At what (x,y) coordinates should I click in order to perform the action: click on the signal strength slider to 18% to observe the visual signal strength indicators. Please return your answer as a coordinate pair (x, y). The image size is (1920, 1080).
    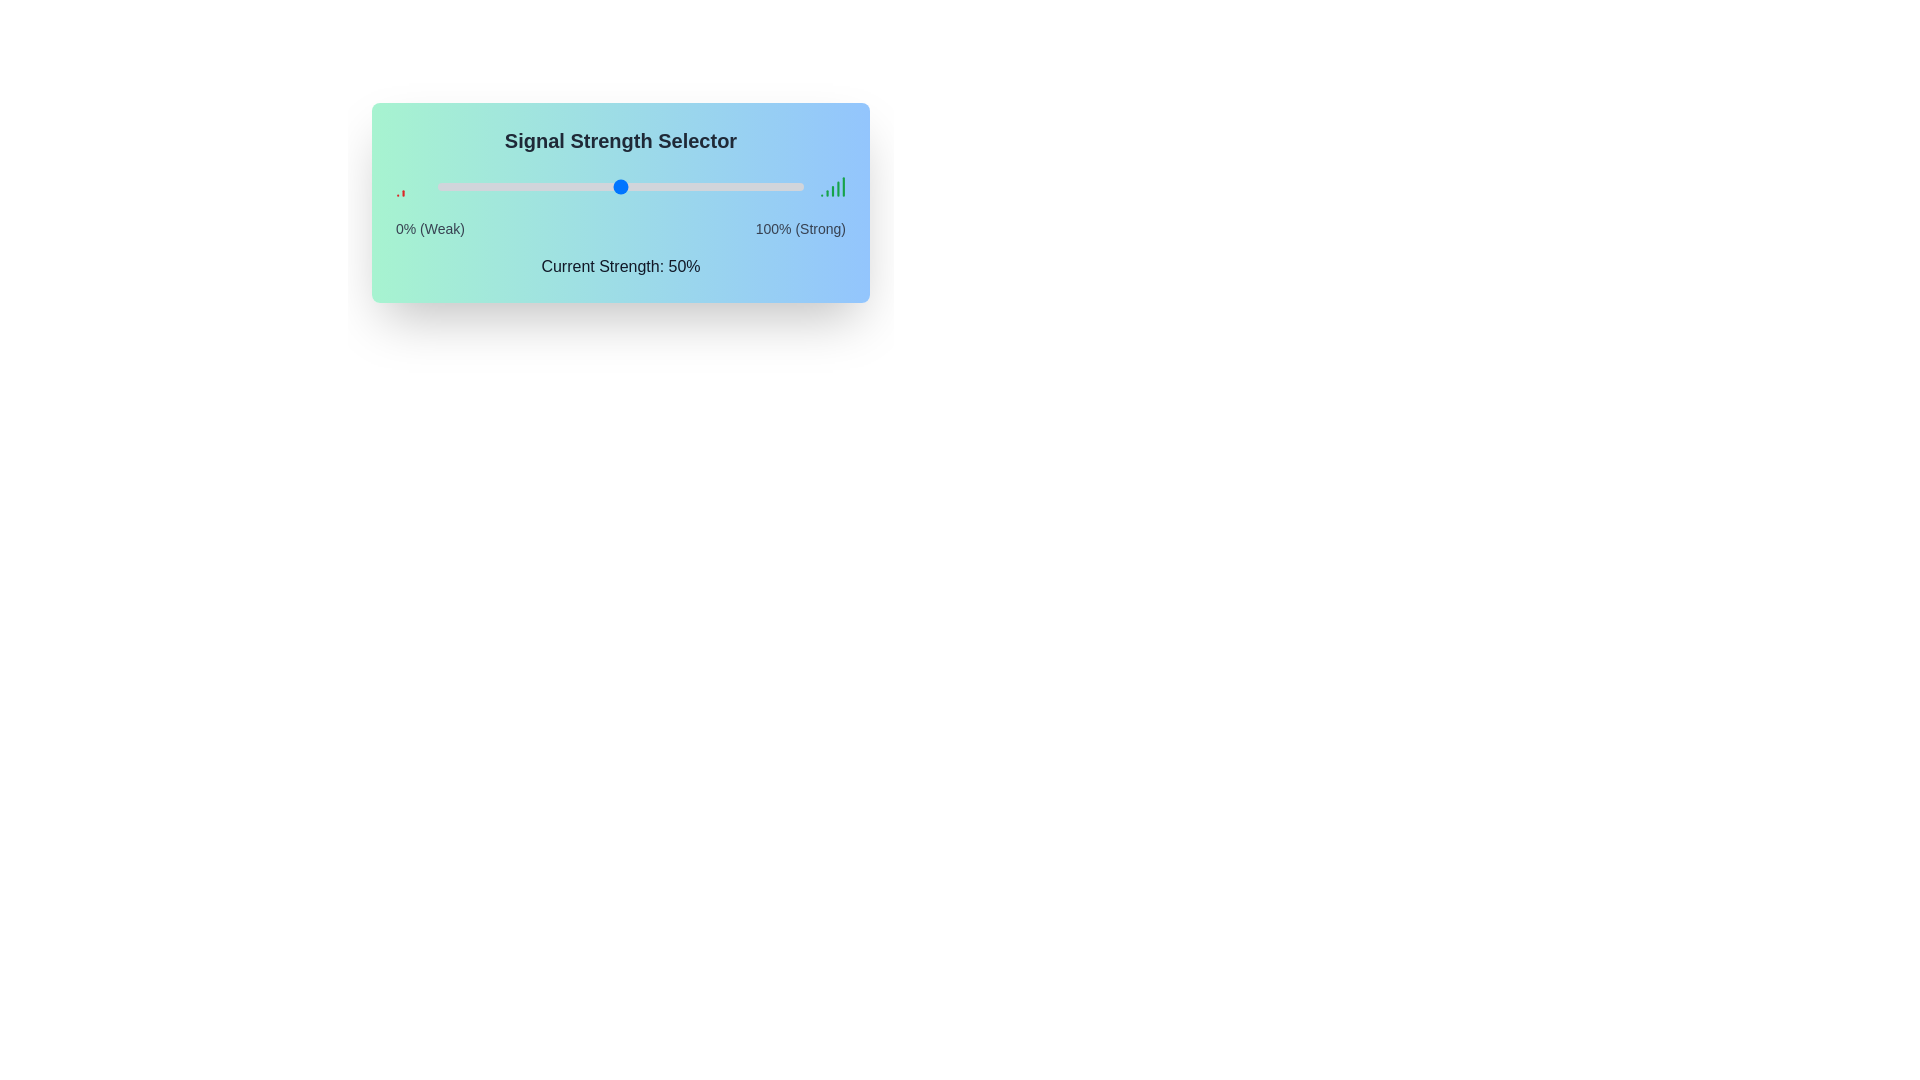
    Looking at the image, I should click on (503, 186).